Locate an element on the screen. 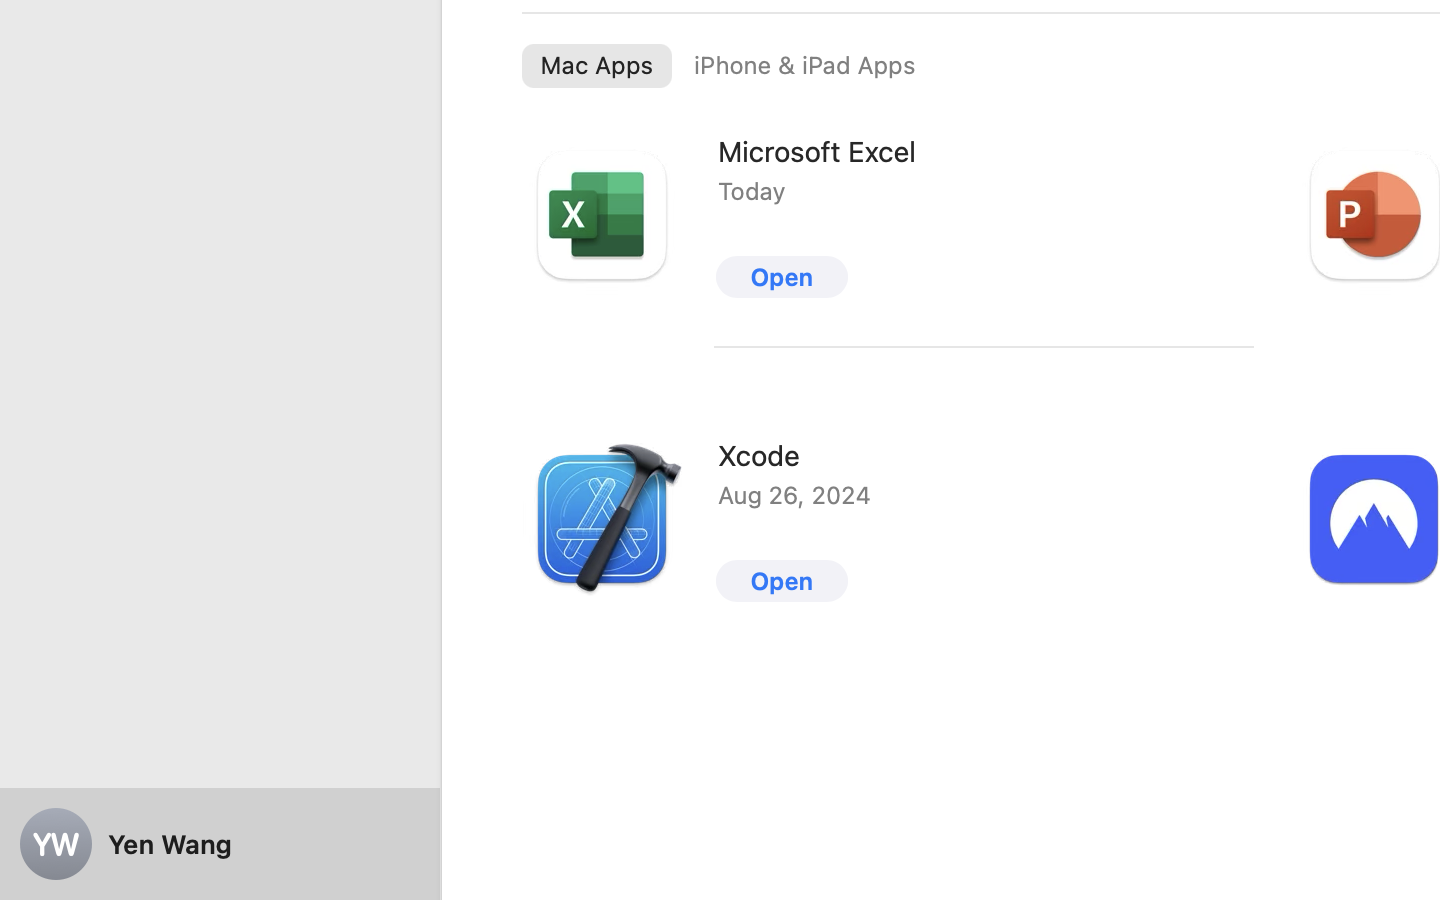  'Yen Wang' is located at coordinates (220, 844).